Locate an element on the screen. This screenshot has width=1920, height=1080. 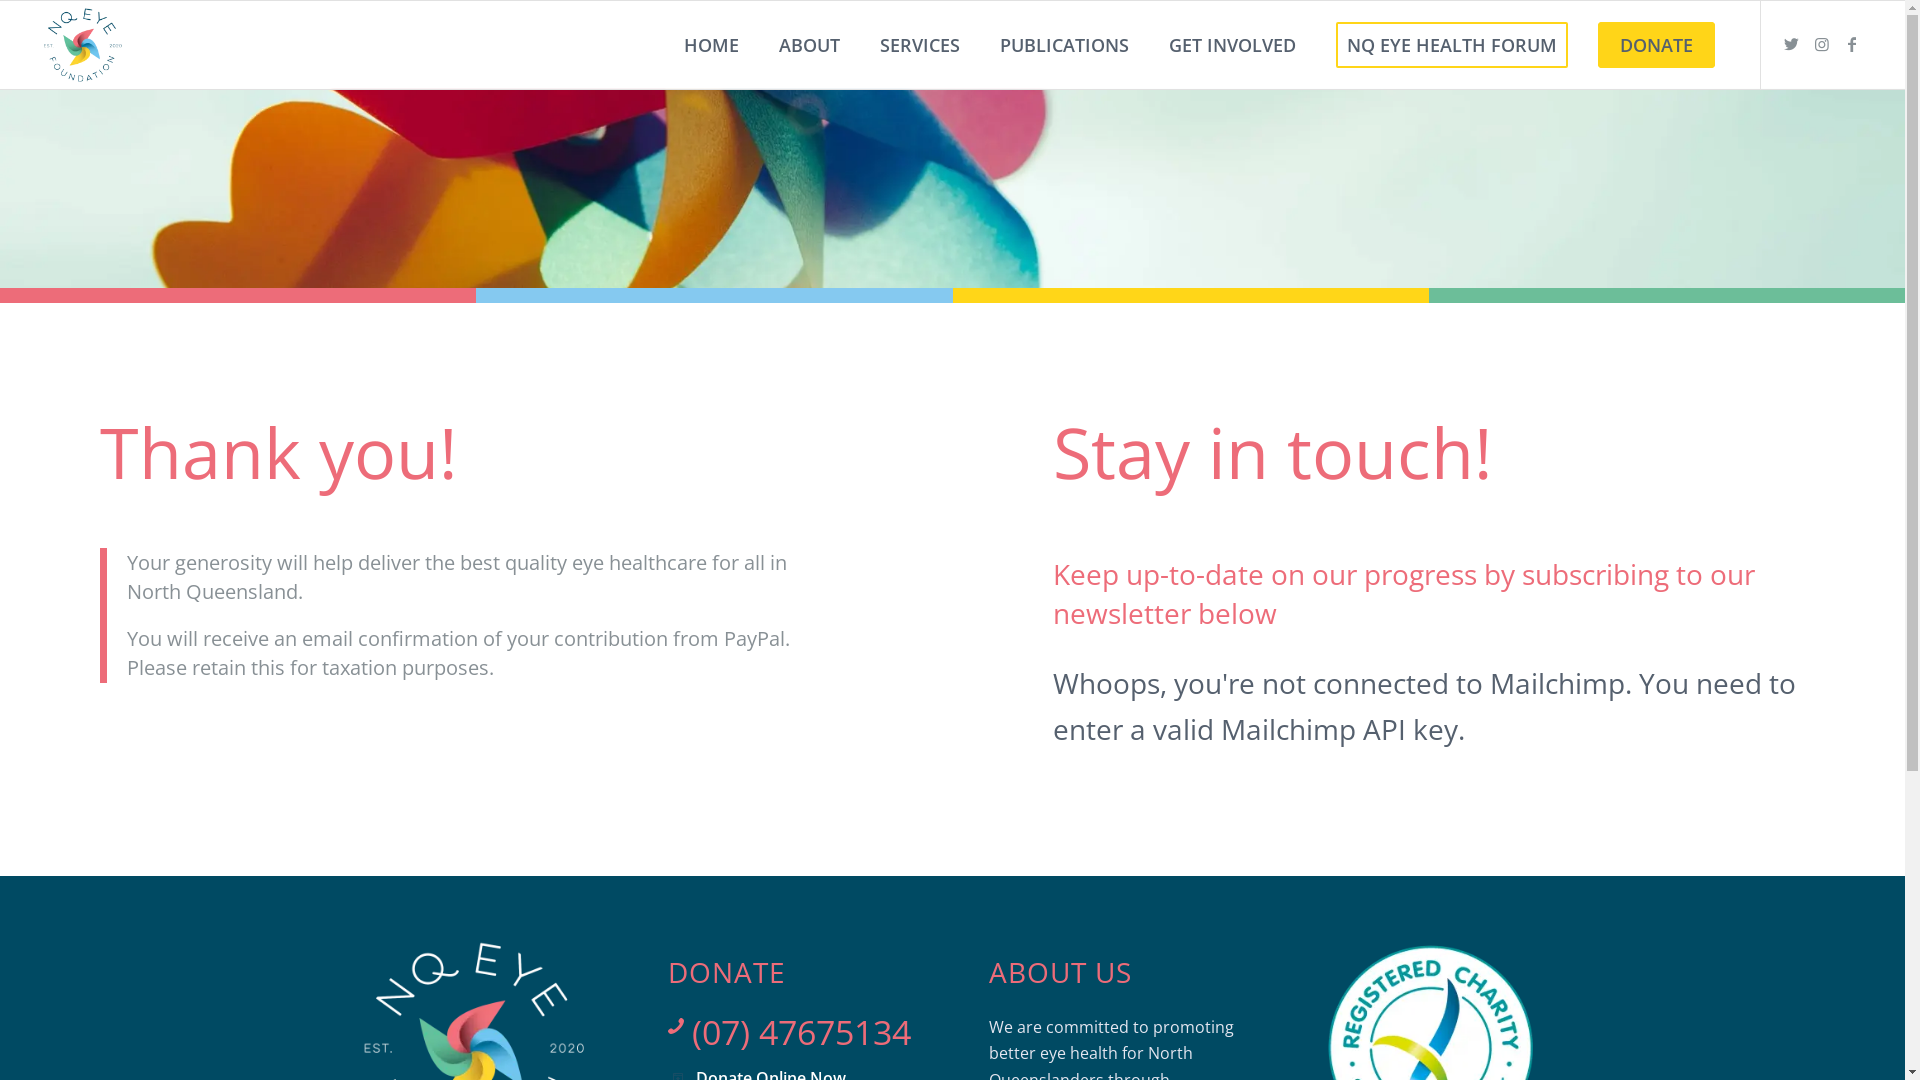
'DONATE' is located at coordinates (1656, 45).